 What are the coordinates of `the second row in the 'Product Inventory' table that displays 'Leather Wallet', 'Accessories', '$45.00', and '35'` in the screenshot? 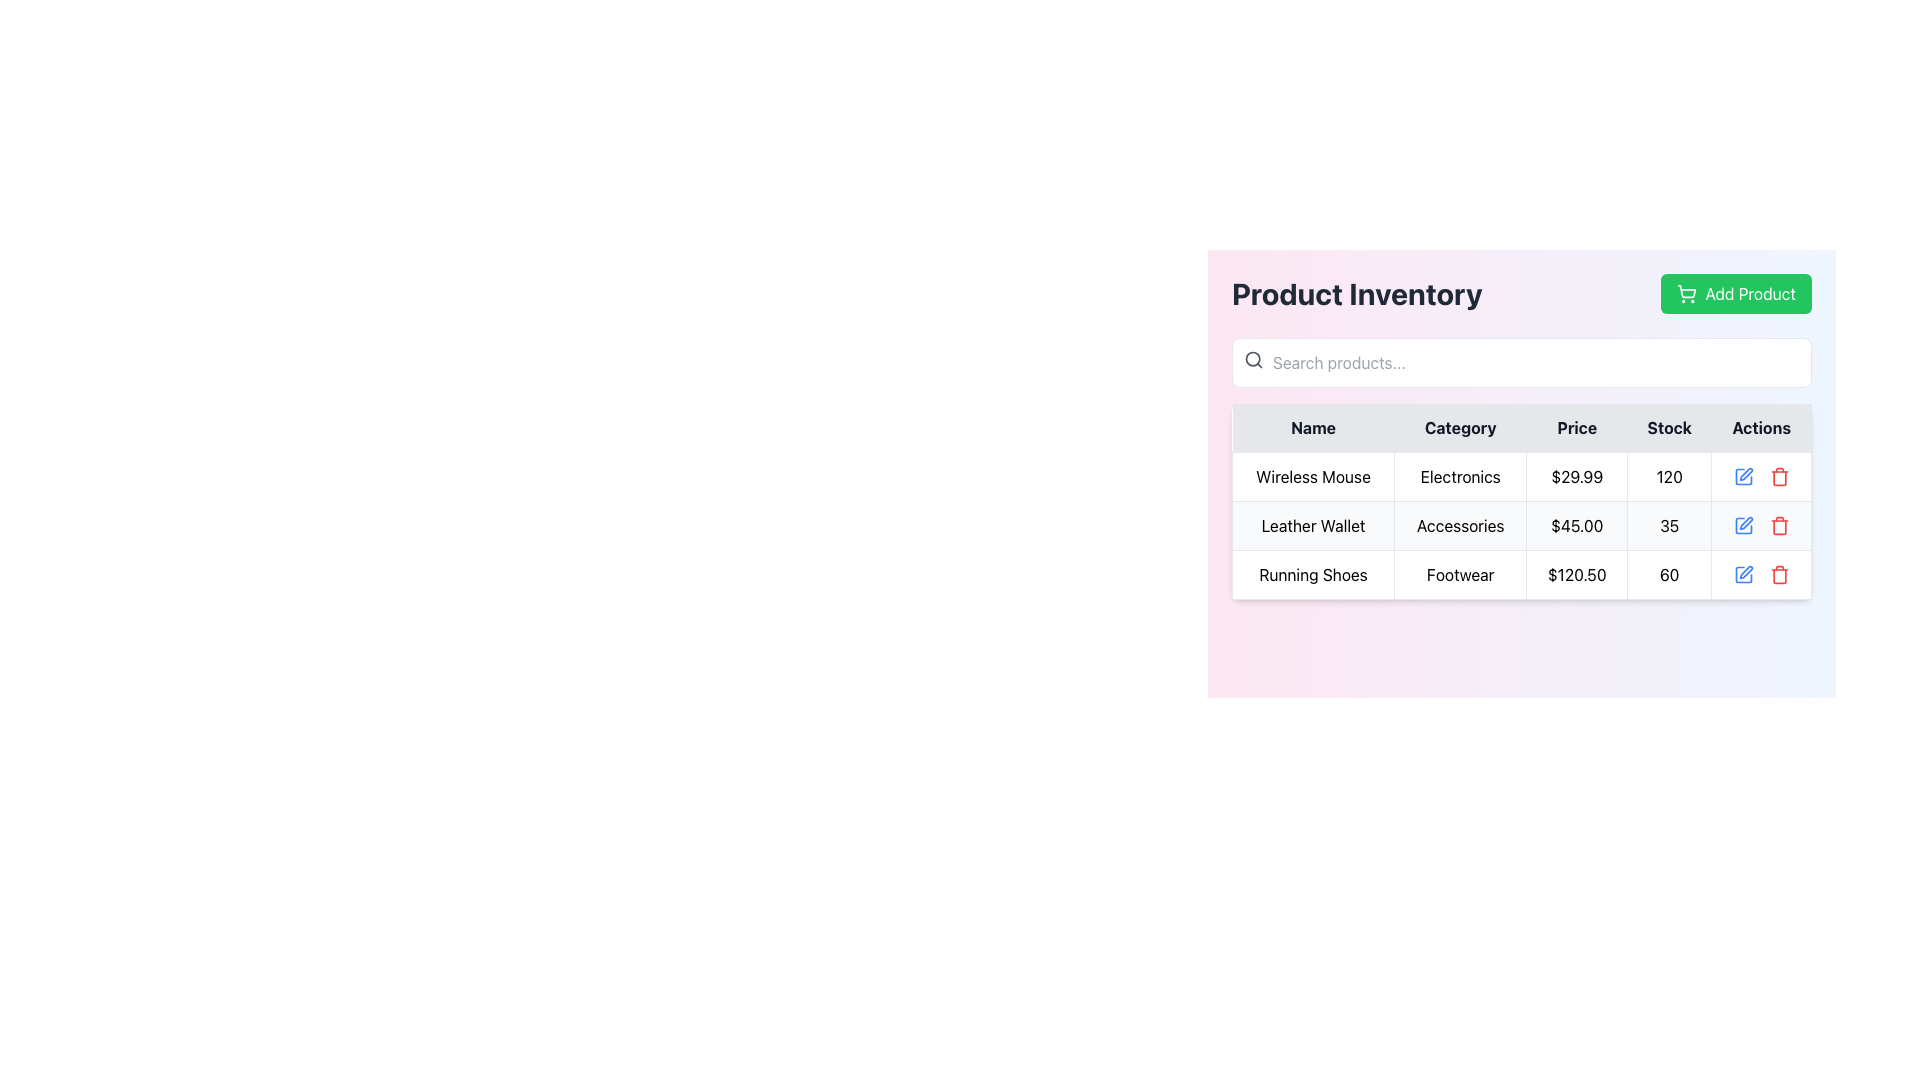 It's located at (1520, 524).